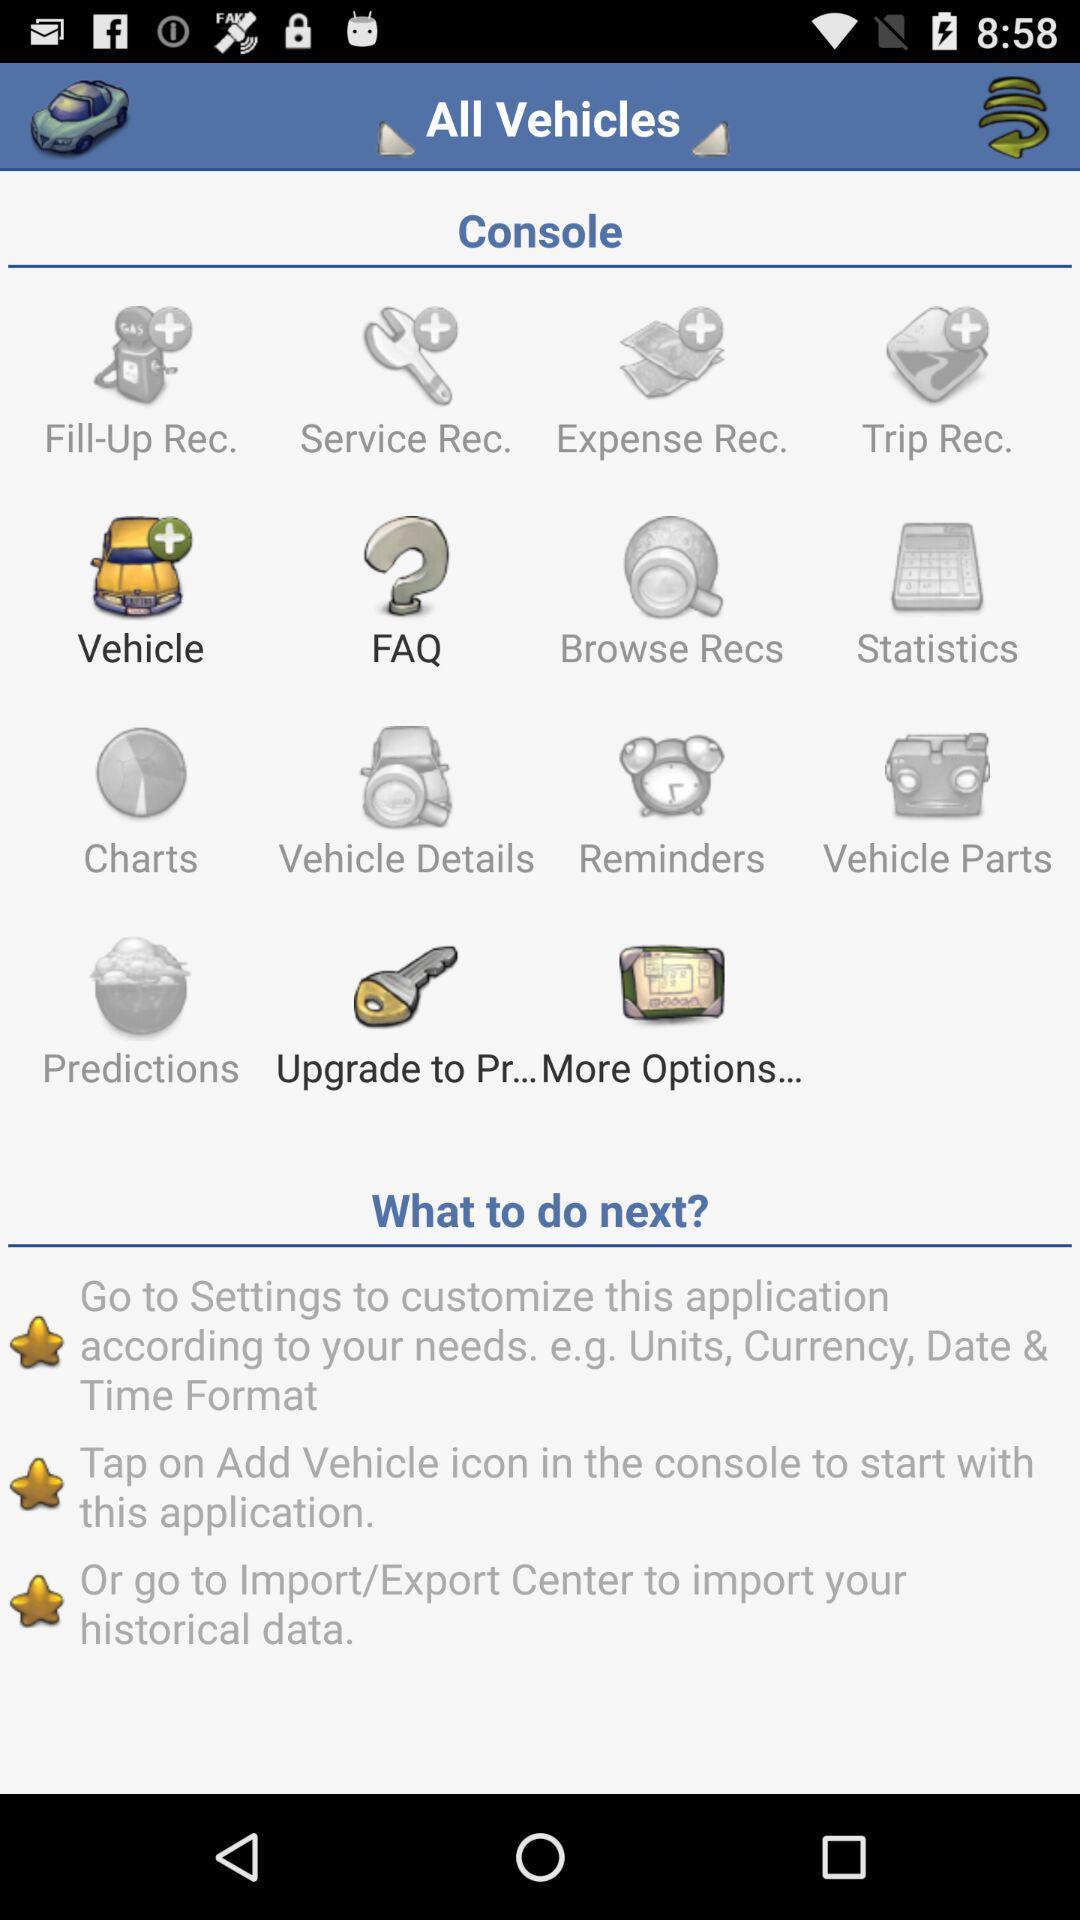  I want to click on the upgrade to pro! icon, so click(405, 1021).